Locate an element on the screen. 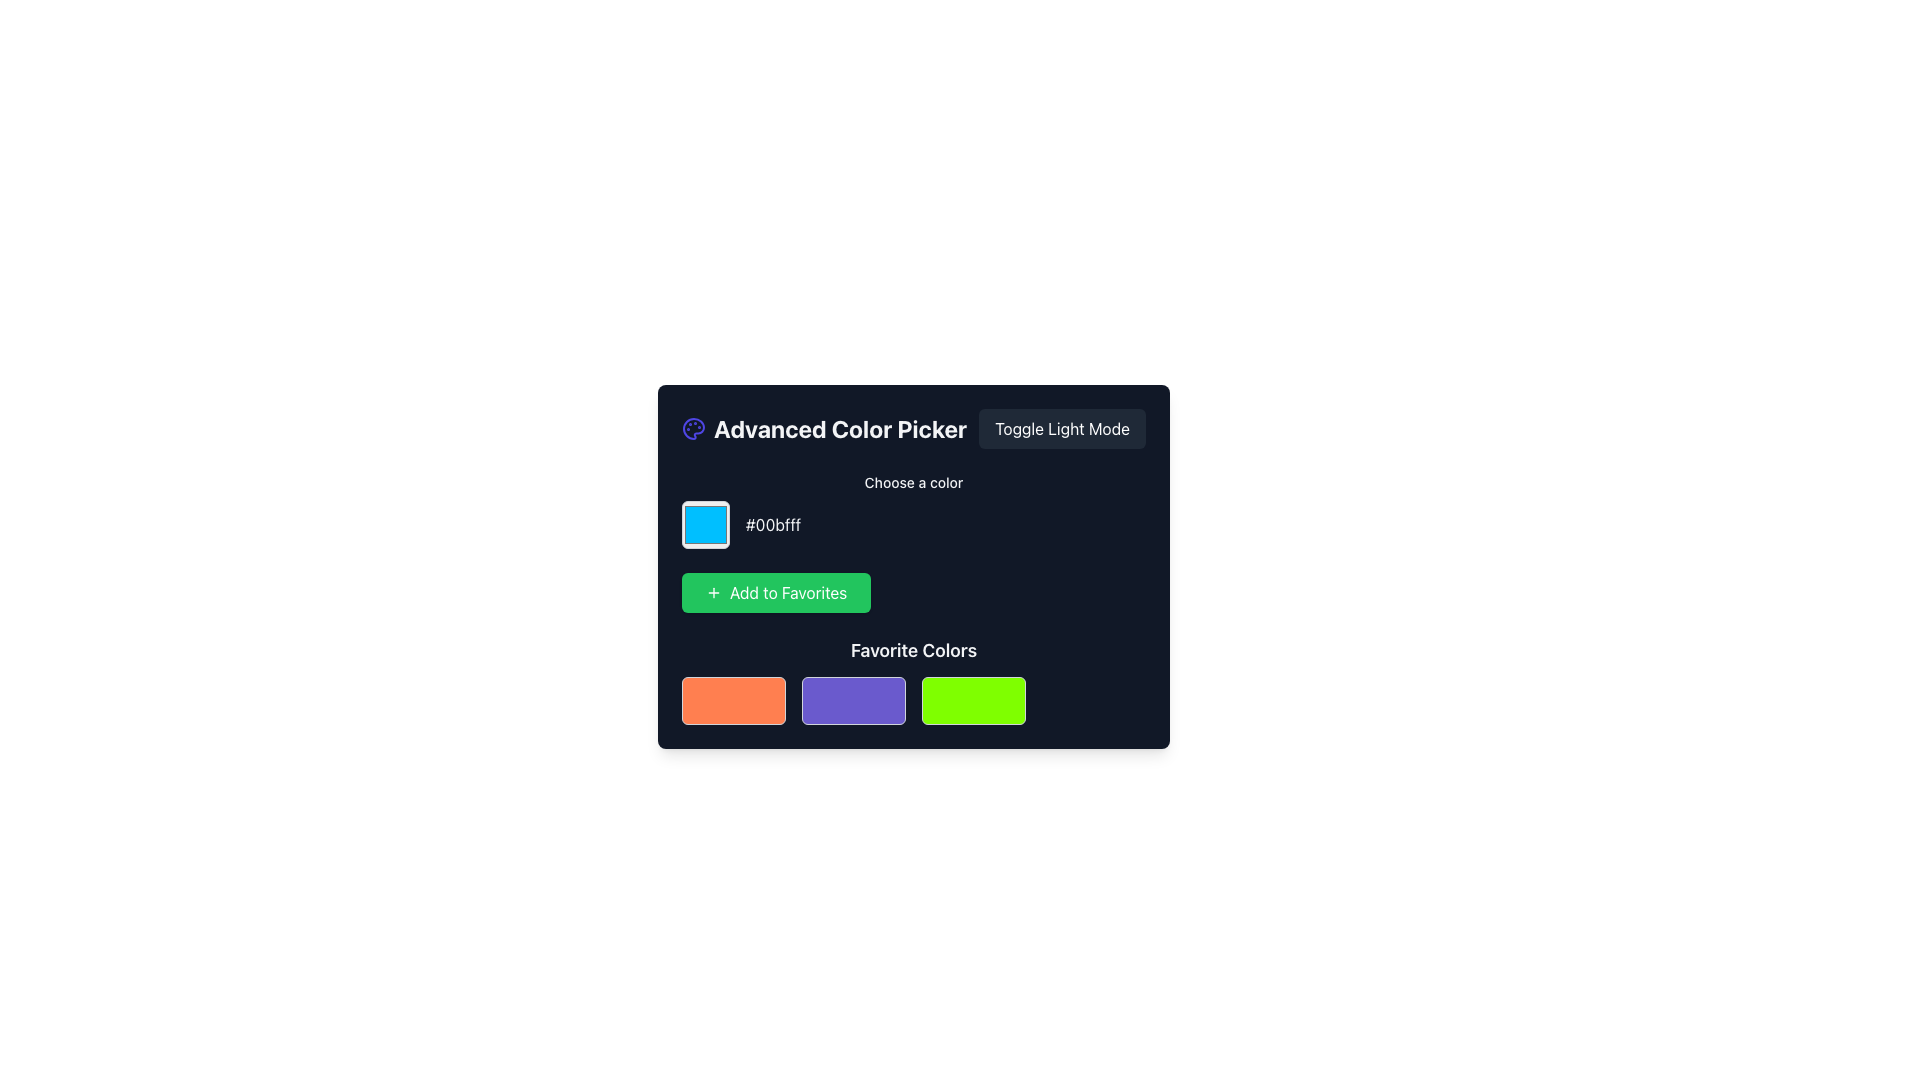  the orange color tile from the 'Favorite Colors' section is located at coordinates (733, 700).